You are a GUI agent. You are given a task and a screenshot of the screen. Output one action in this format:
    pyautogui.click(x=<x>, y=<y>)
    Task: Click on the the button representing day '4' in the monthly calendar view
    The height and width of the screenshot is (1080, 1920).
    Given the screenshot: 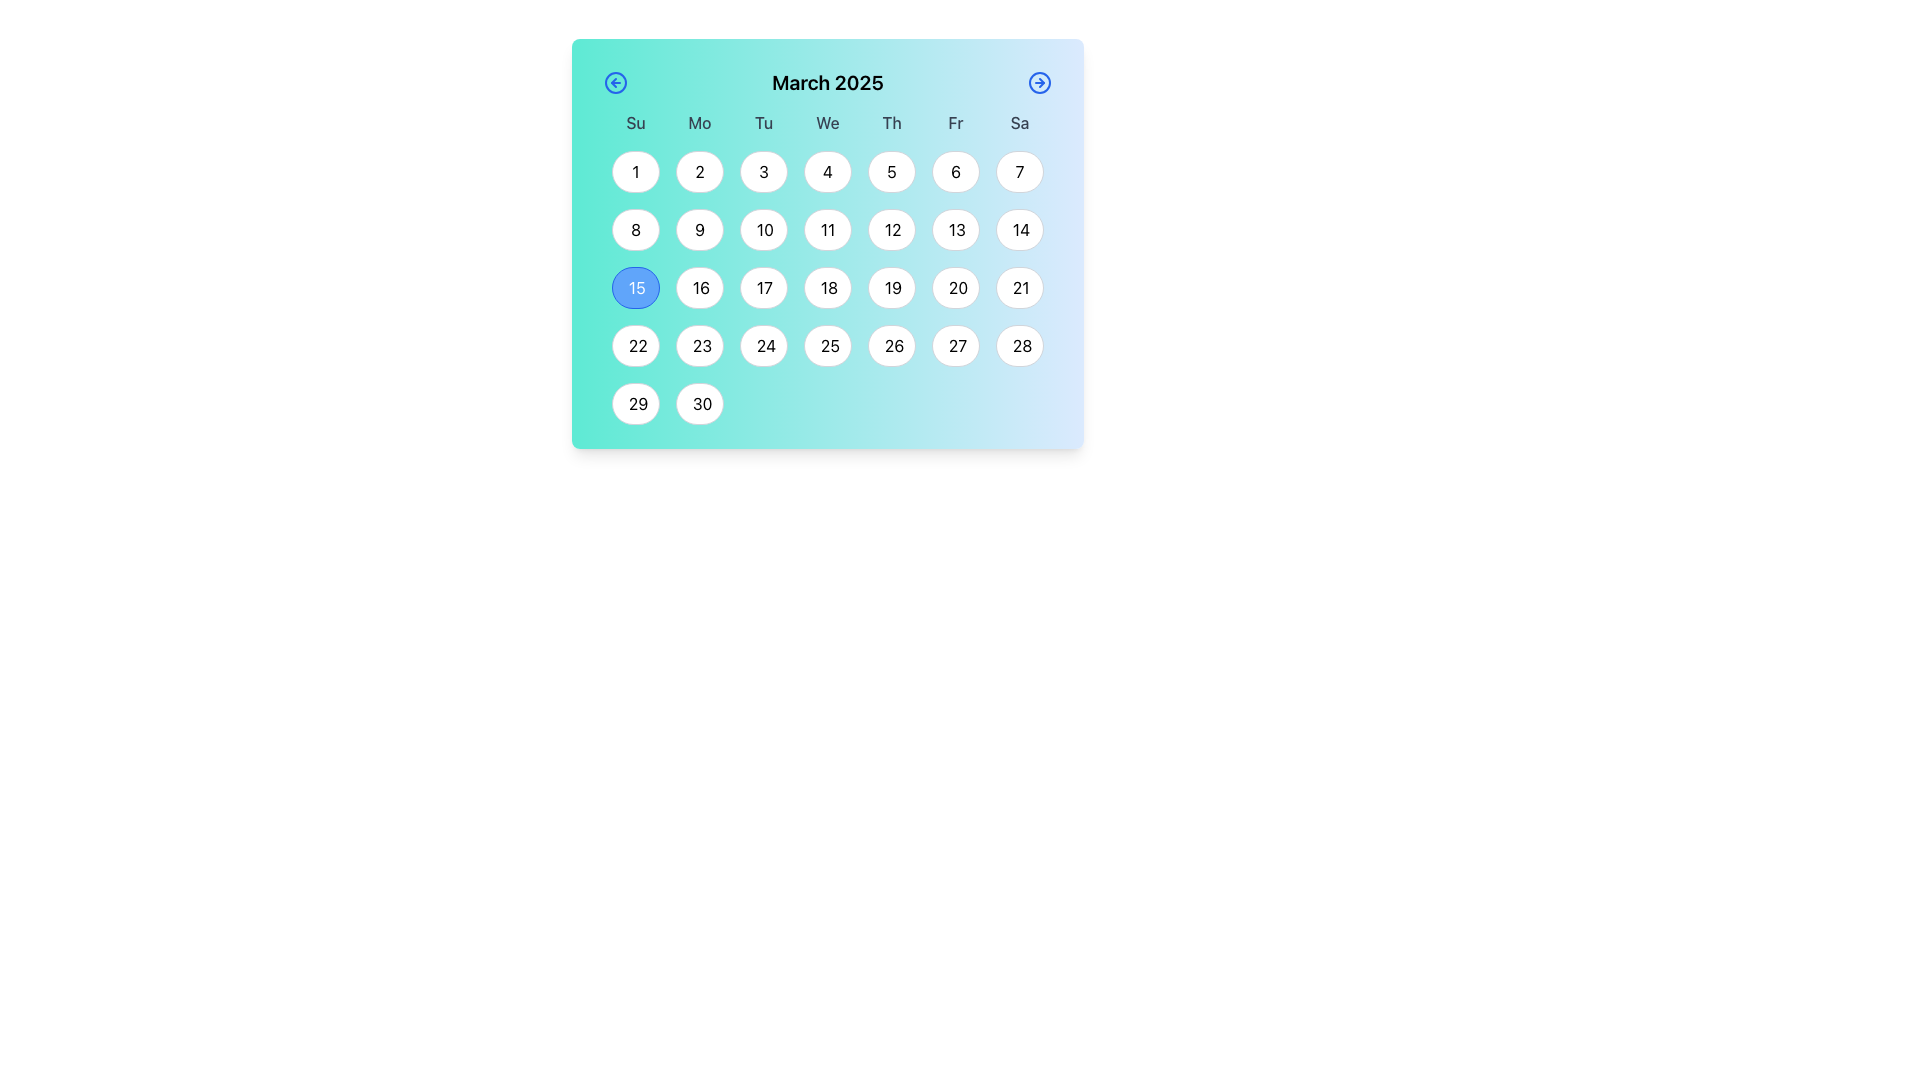 What is the action you would take?
    pyautogui.click(x=828, y=171)
    